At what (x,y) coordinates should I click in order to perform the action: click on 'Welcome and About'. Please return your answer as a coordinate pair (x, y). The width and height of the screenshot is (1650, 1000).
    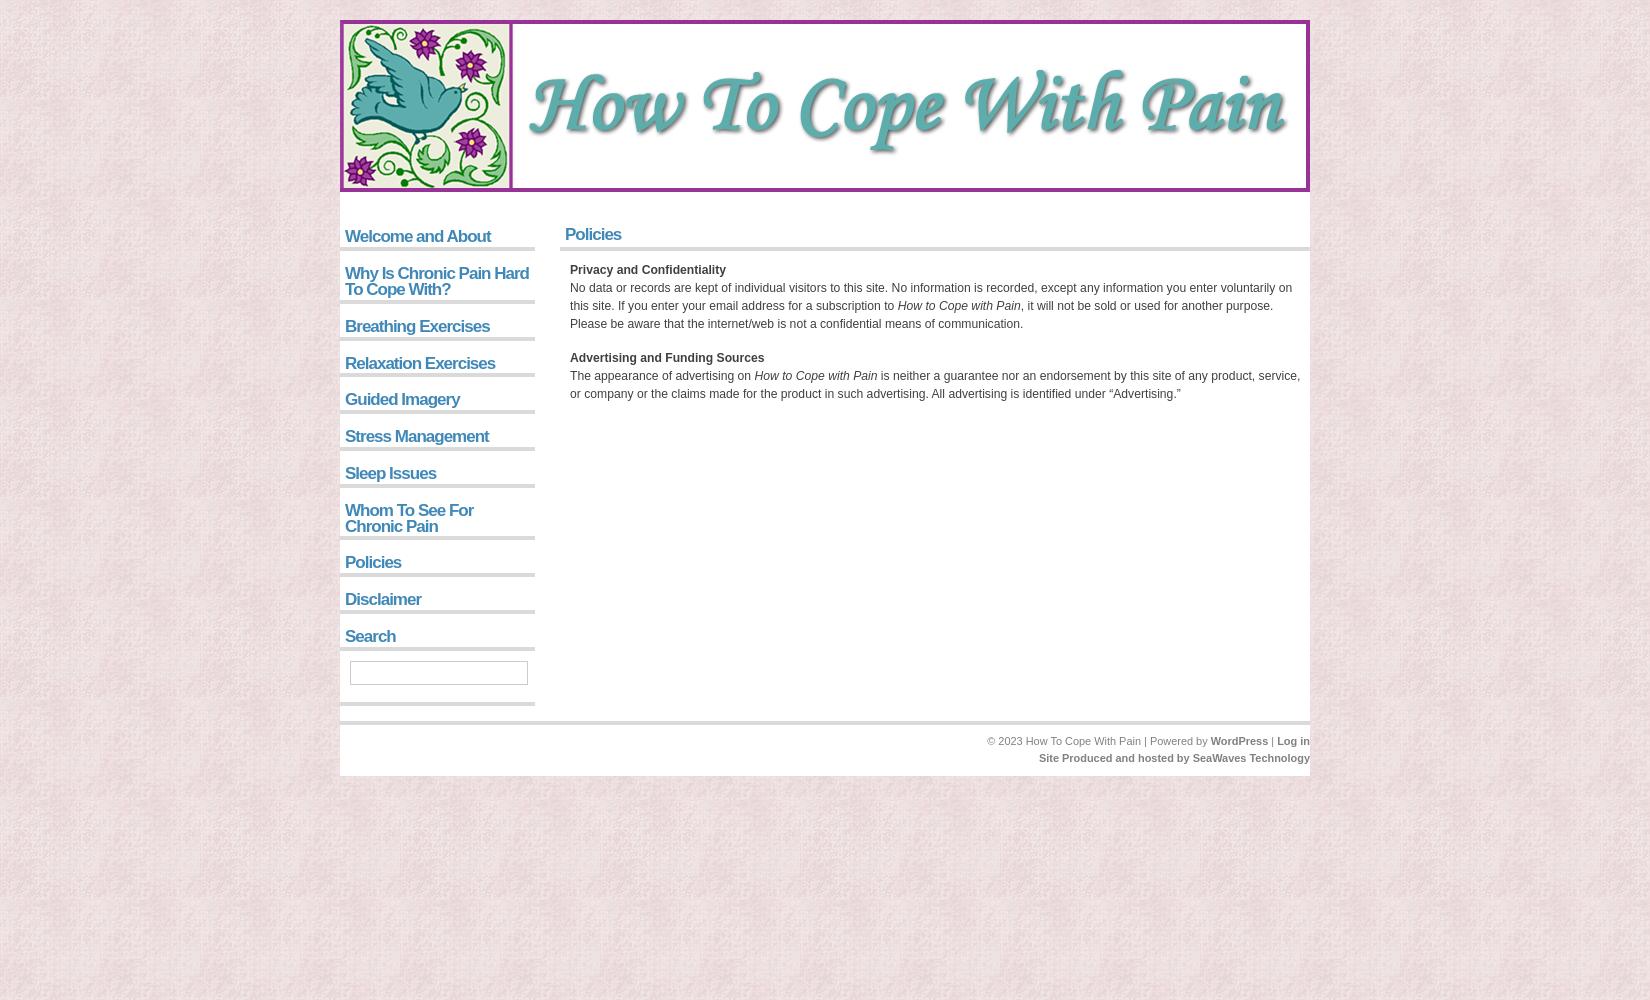
    Looking at the image, I should click on (416, 235).